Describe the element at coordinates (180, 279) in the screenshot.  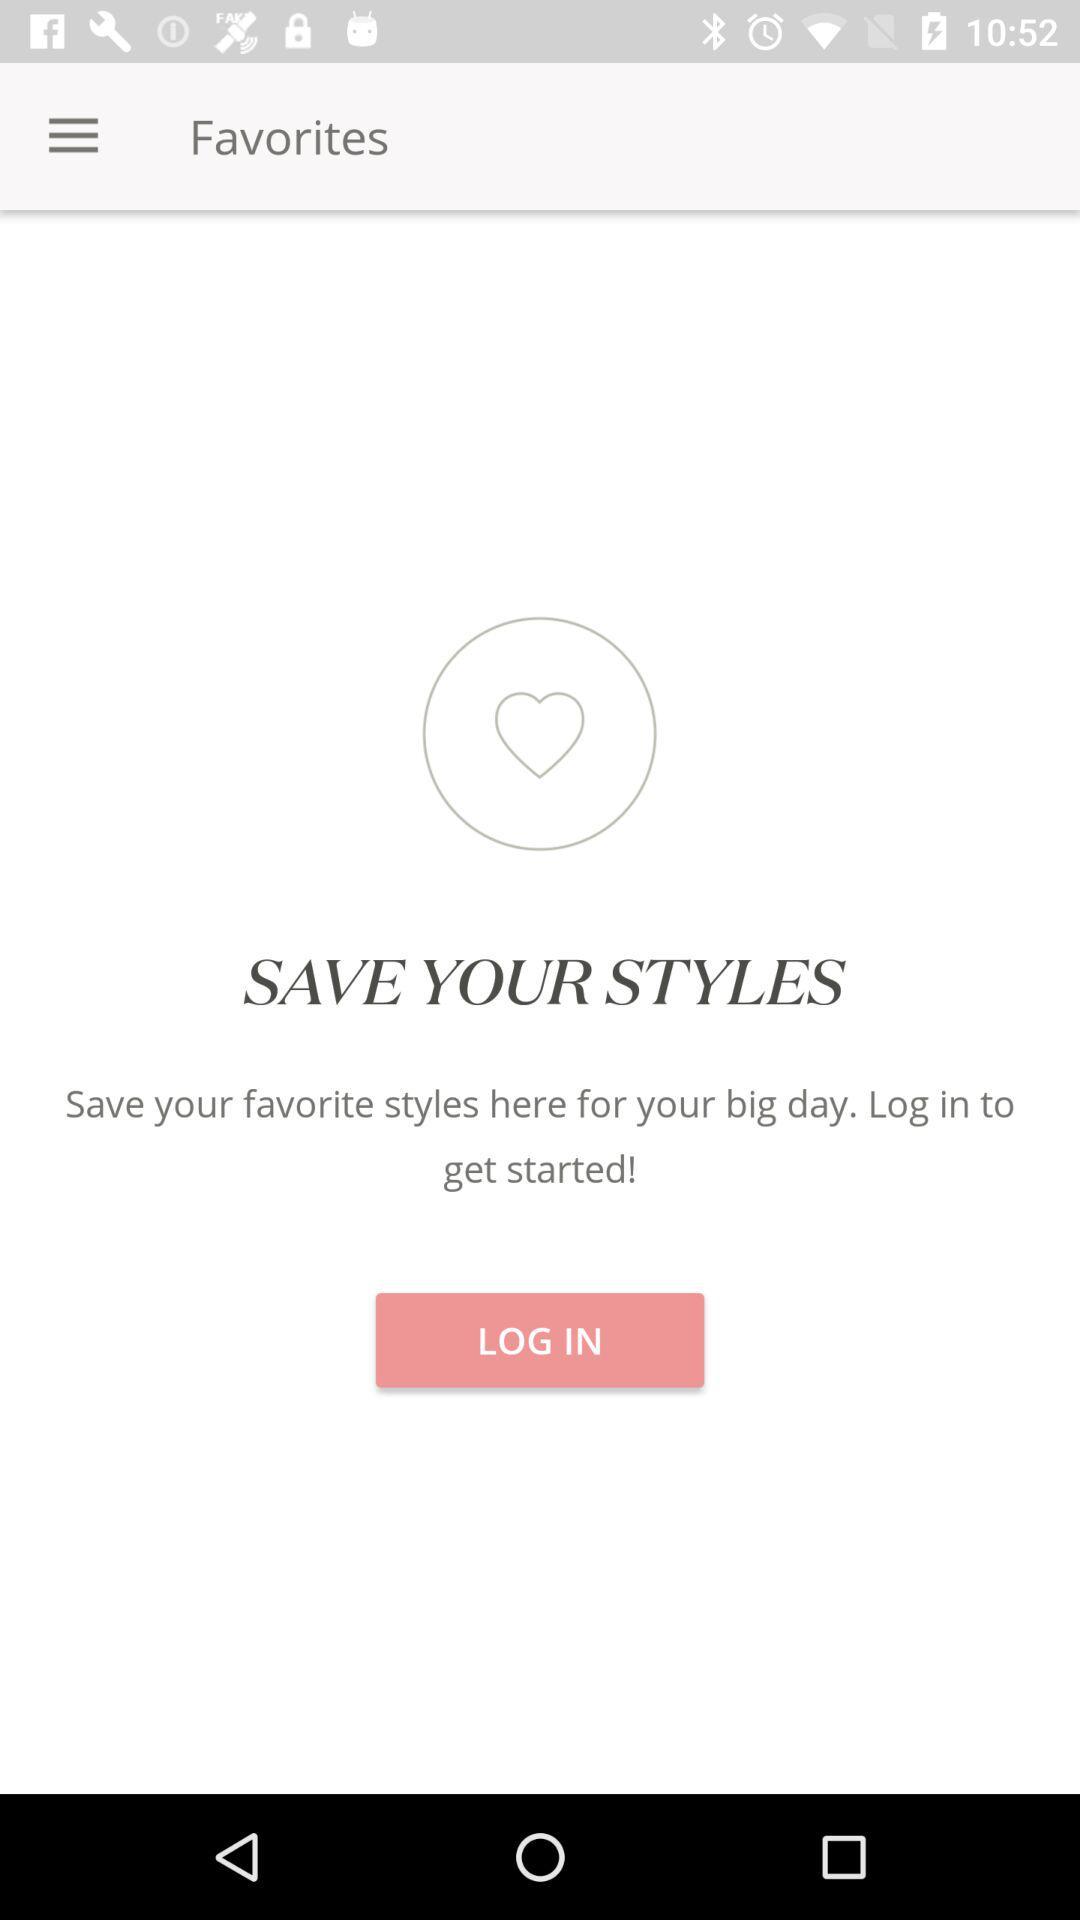
I see `the item to the left of featured icon` at that location.